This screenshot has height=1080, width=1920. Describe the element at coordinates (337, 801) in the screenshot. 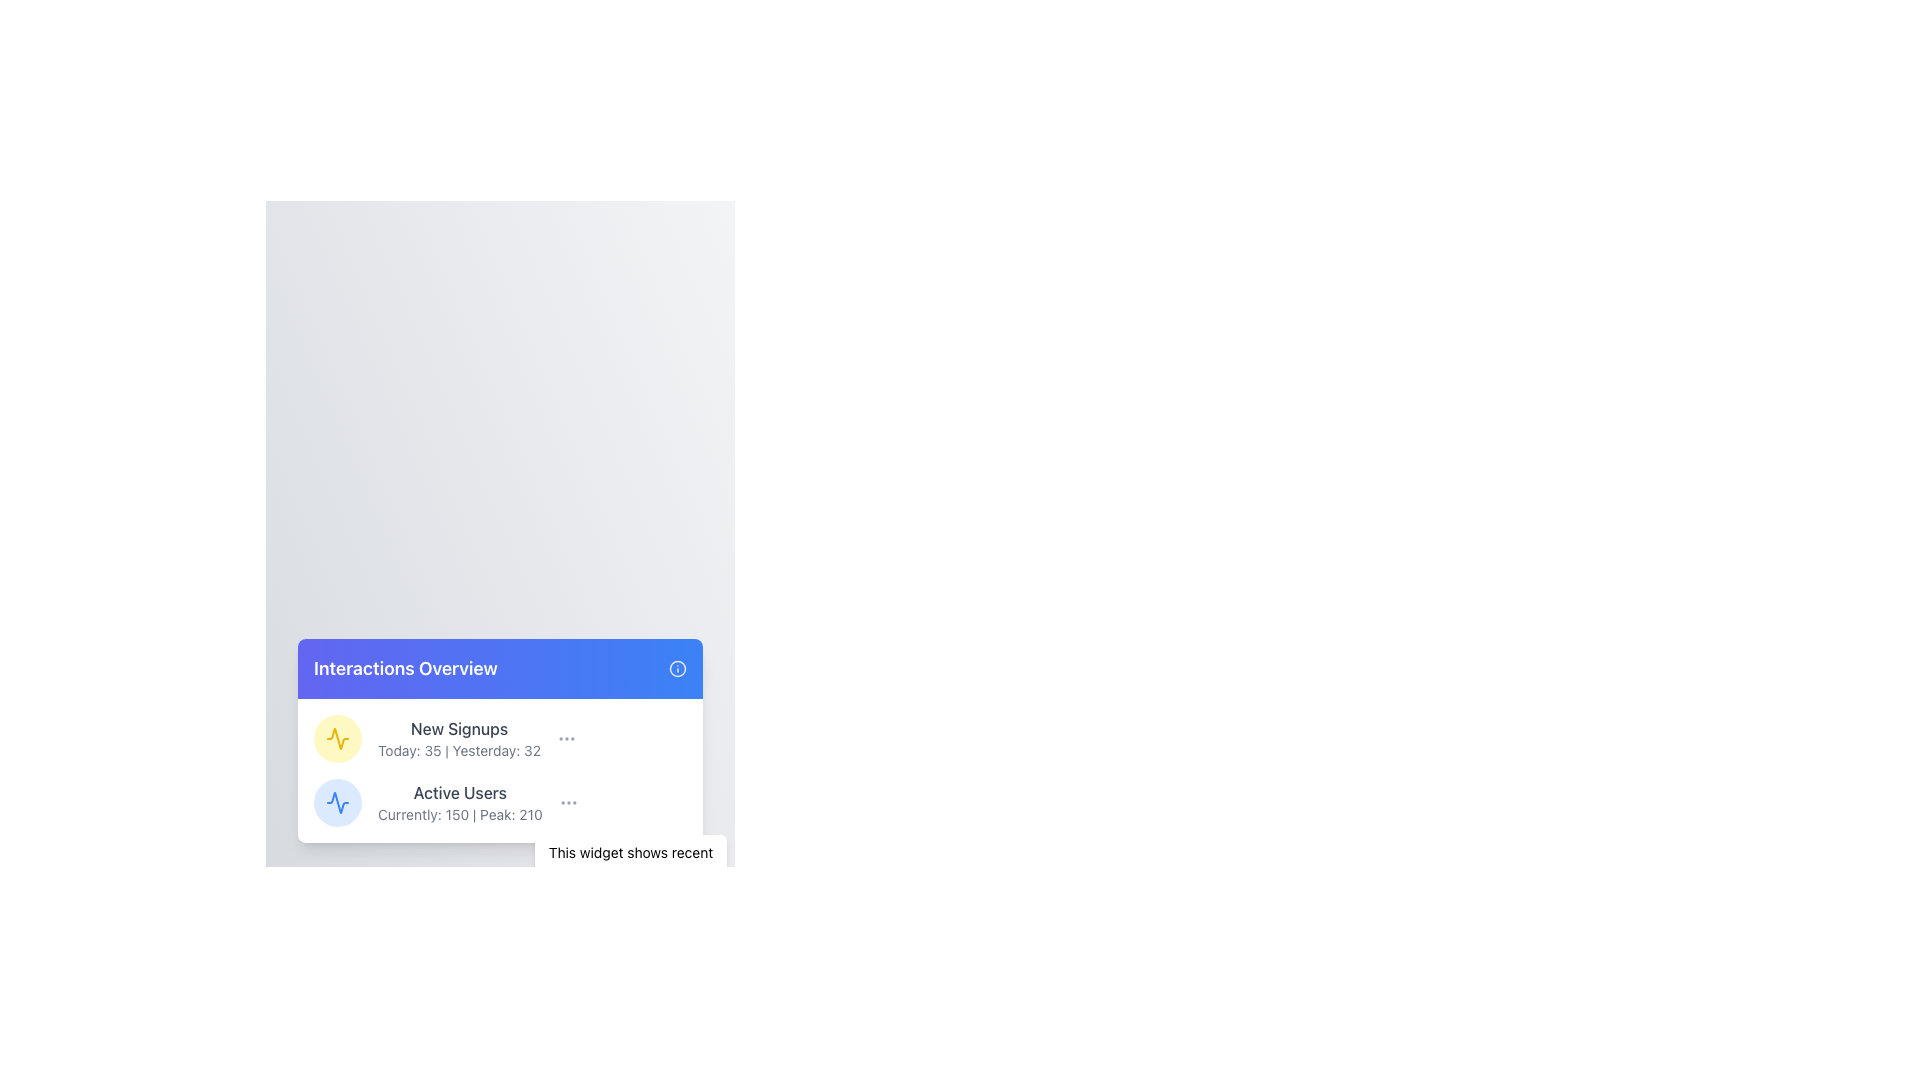

I see `the blue waveform icon representing active users located in the second row of the 'Interactions Overview' widget` at that location.